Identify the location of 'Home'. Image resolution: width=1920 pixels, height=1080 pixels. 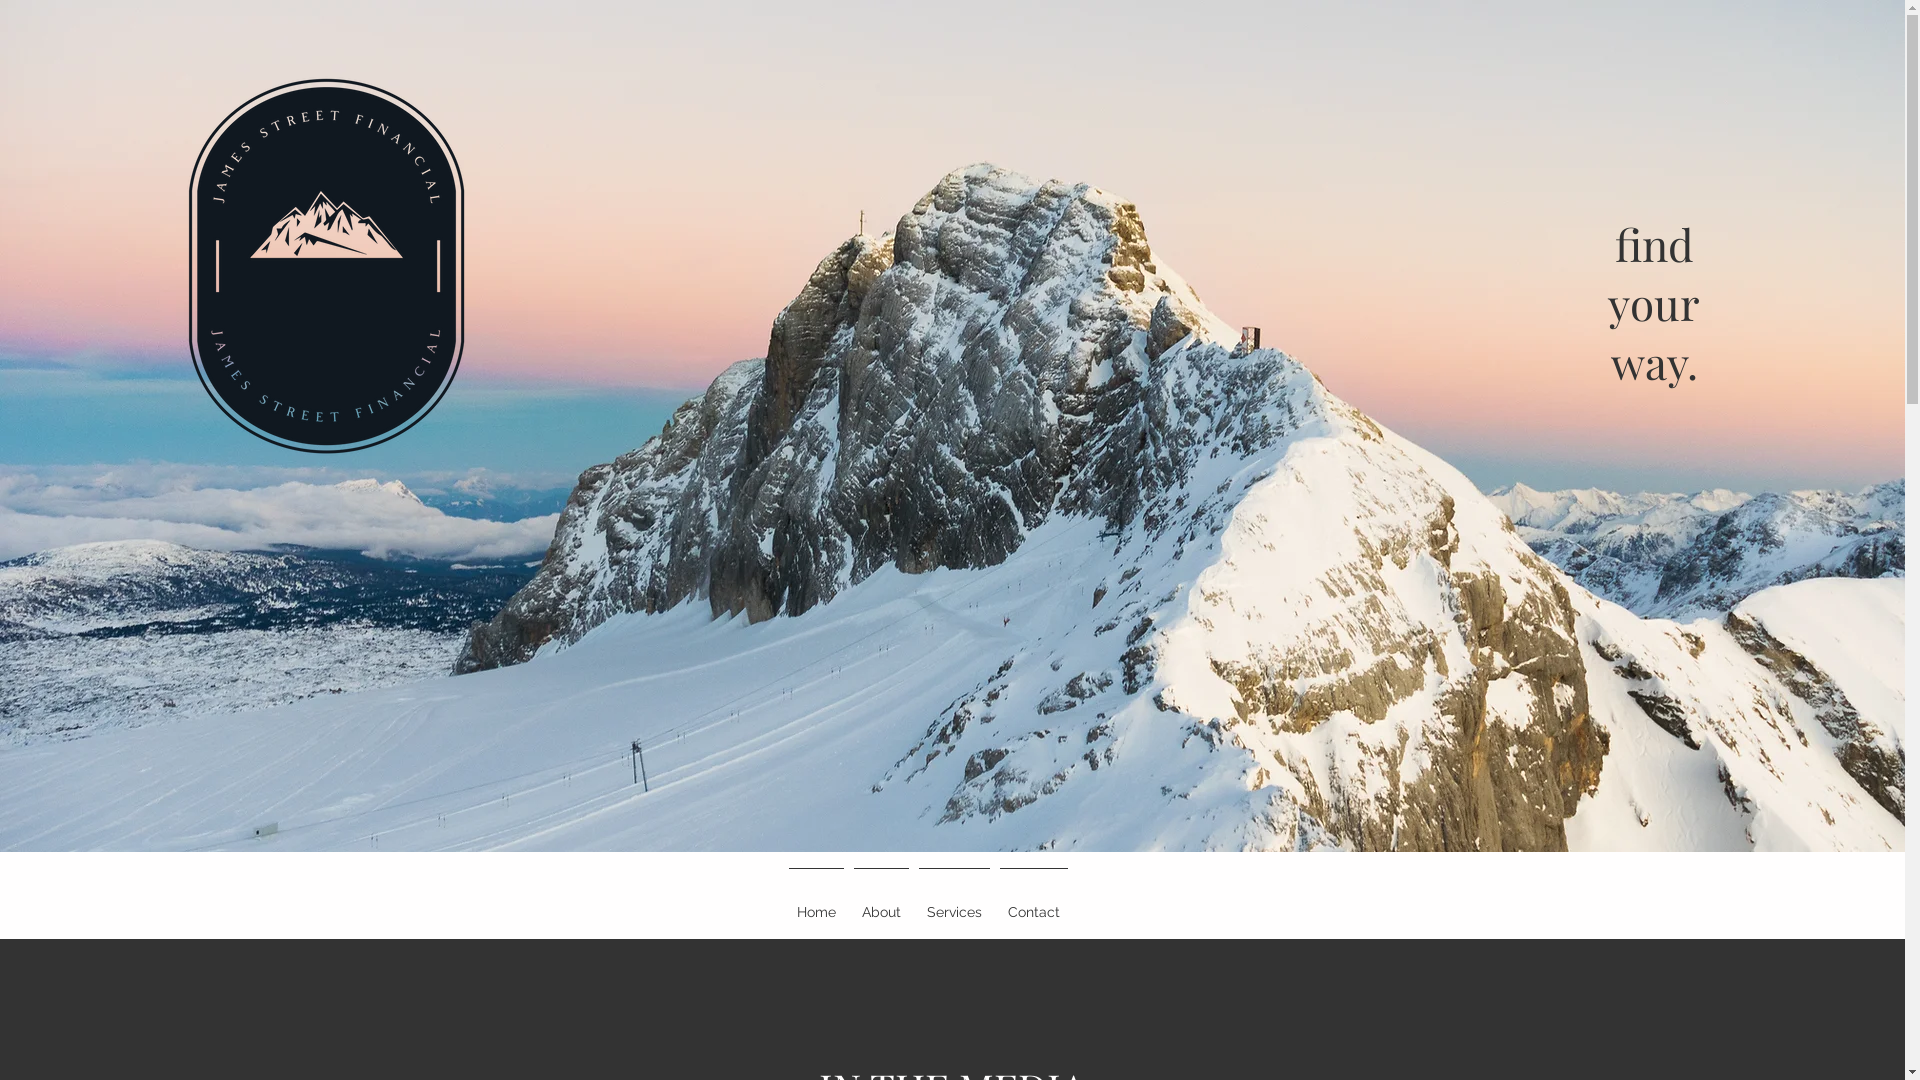
(782, 903).